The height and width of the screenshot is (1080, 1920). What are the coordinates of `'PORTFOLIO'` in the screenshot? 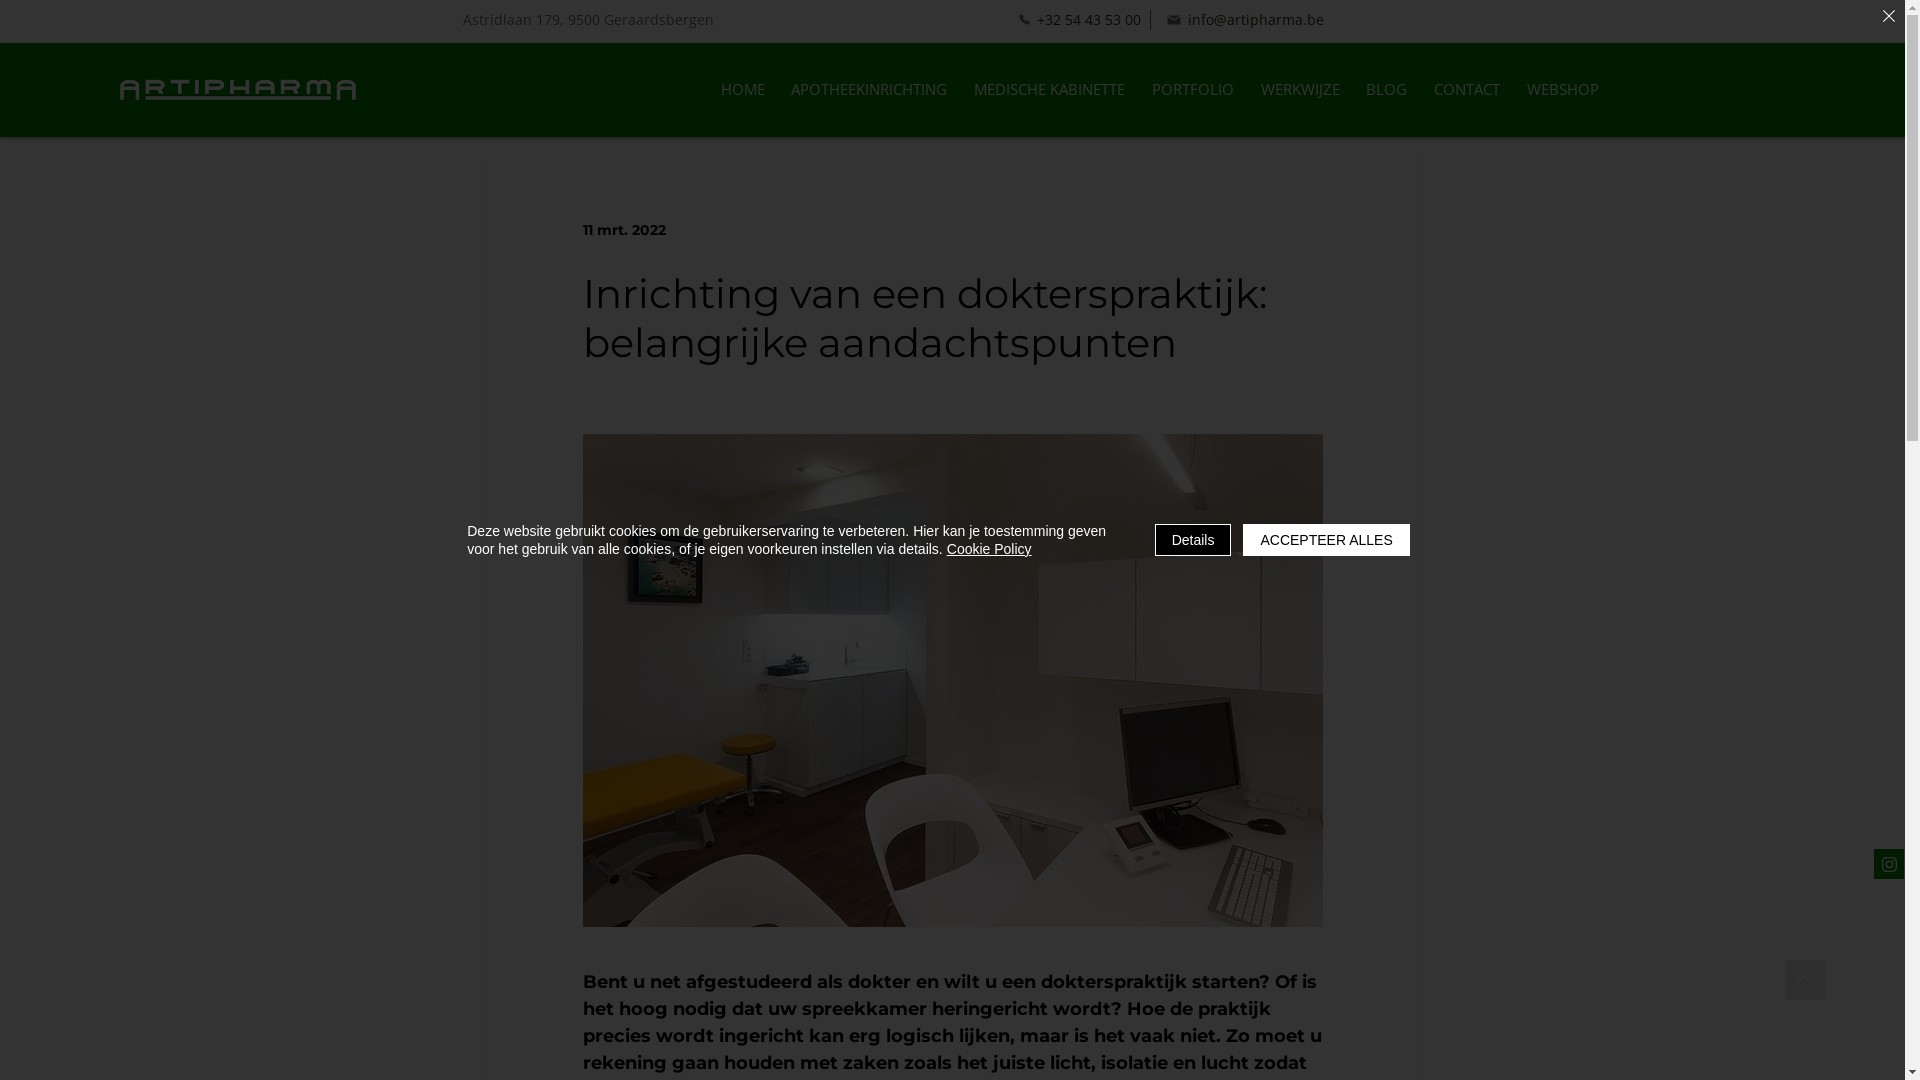 It's located at (1192, 88).